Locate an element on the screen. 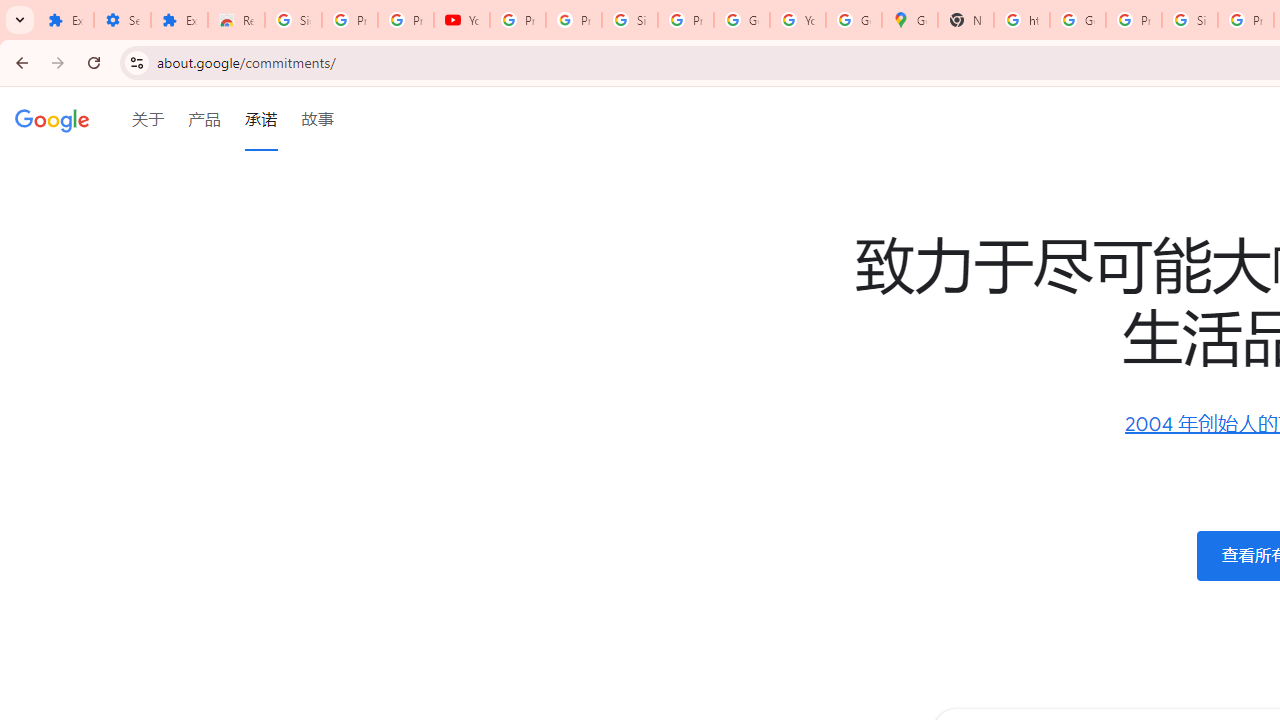  'Google Maps' is located at coordinates (909, 20).